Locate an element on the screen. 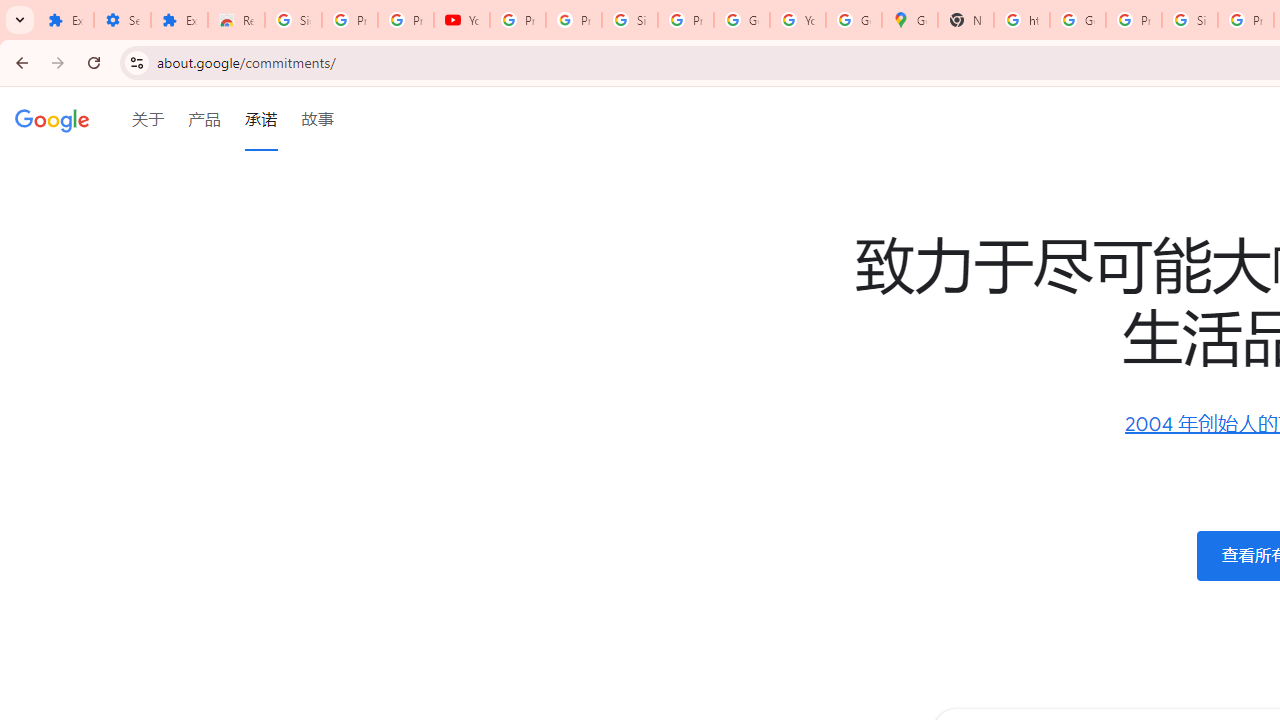  'Google Maps' is located at coordinates (909, 20).